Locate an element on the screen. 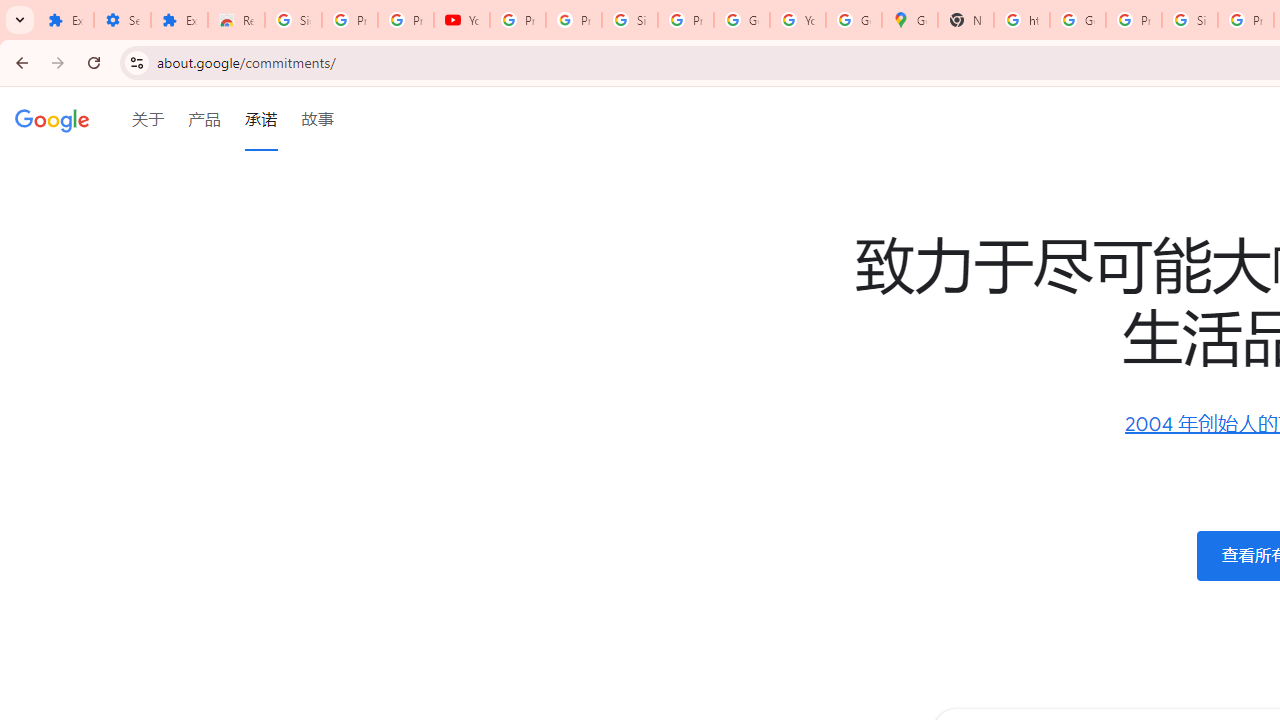  'Google Maps' is located at coordinates (909, 20).